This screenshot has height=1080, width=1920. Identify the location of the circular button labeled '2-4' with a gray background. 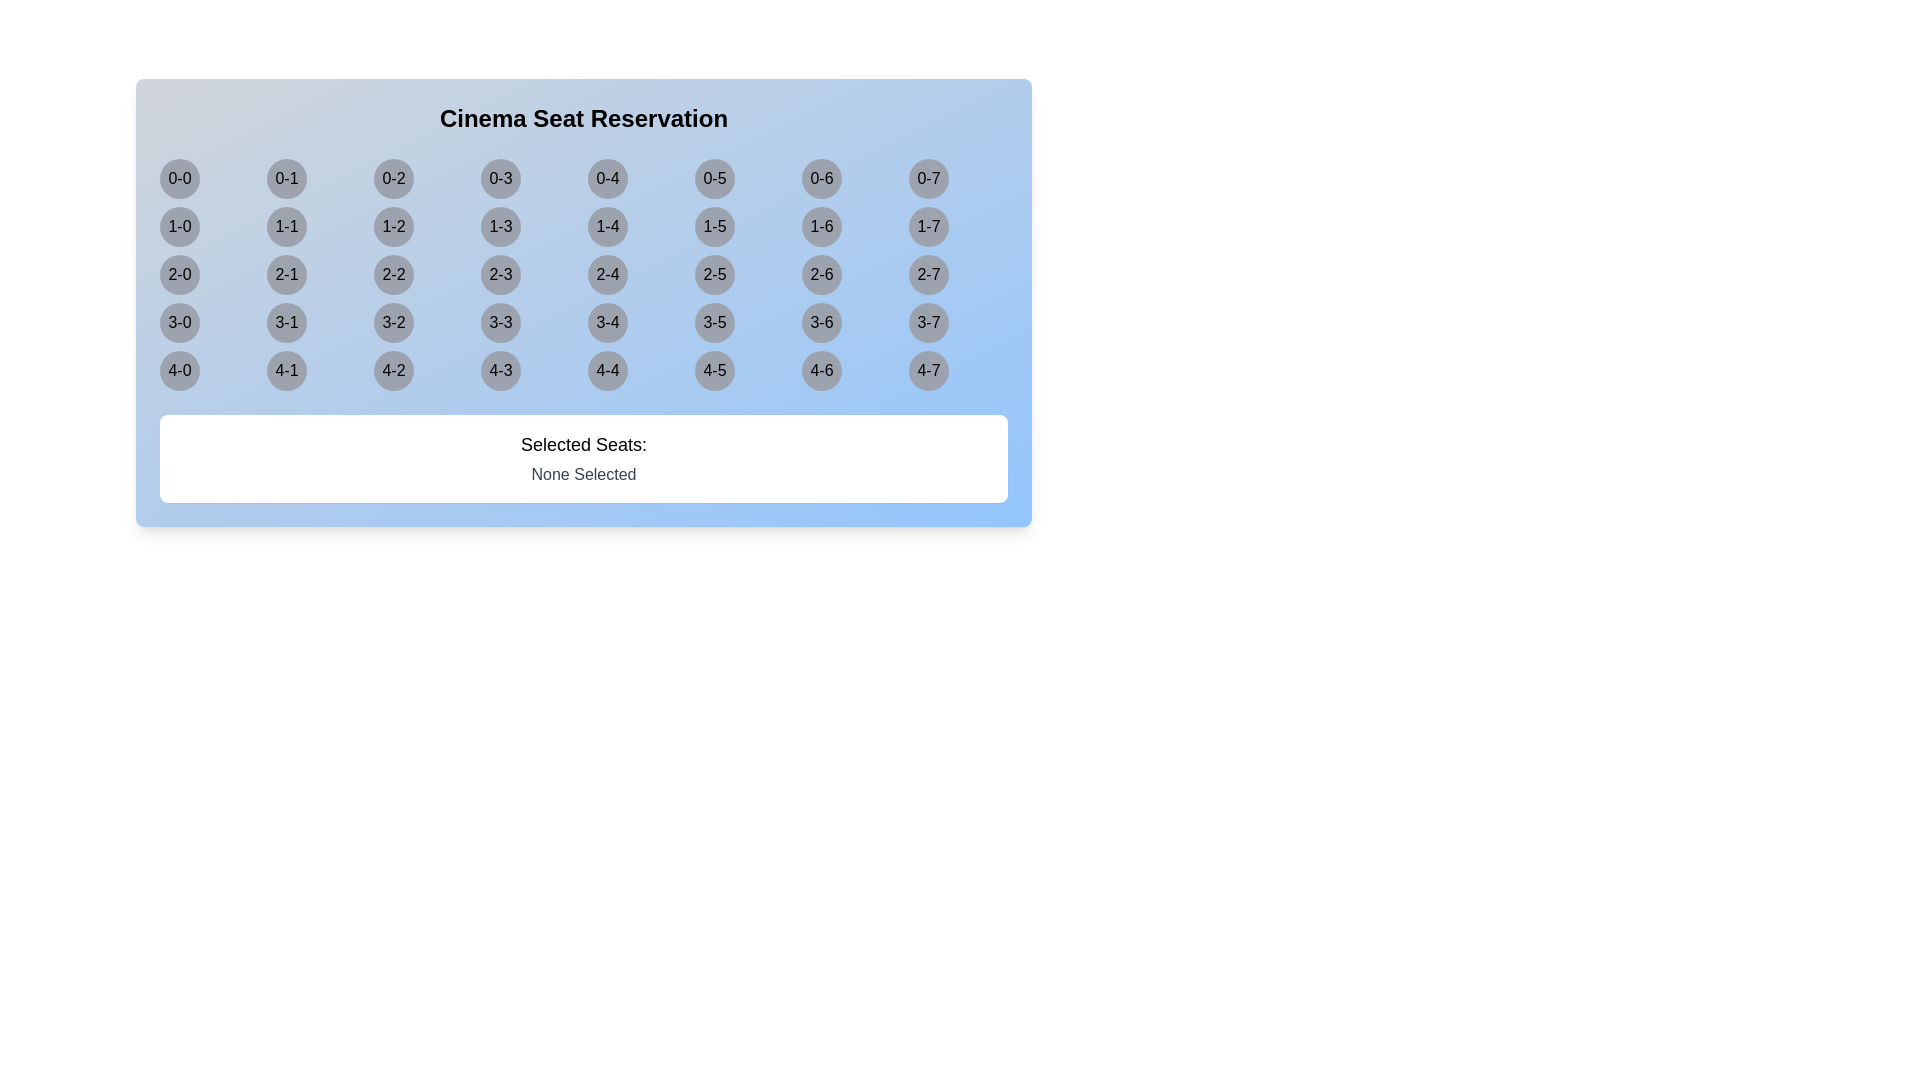
(607, 274).